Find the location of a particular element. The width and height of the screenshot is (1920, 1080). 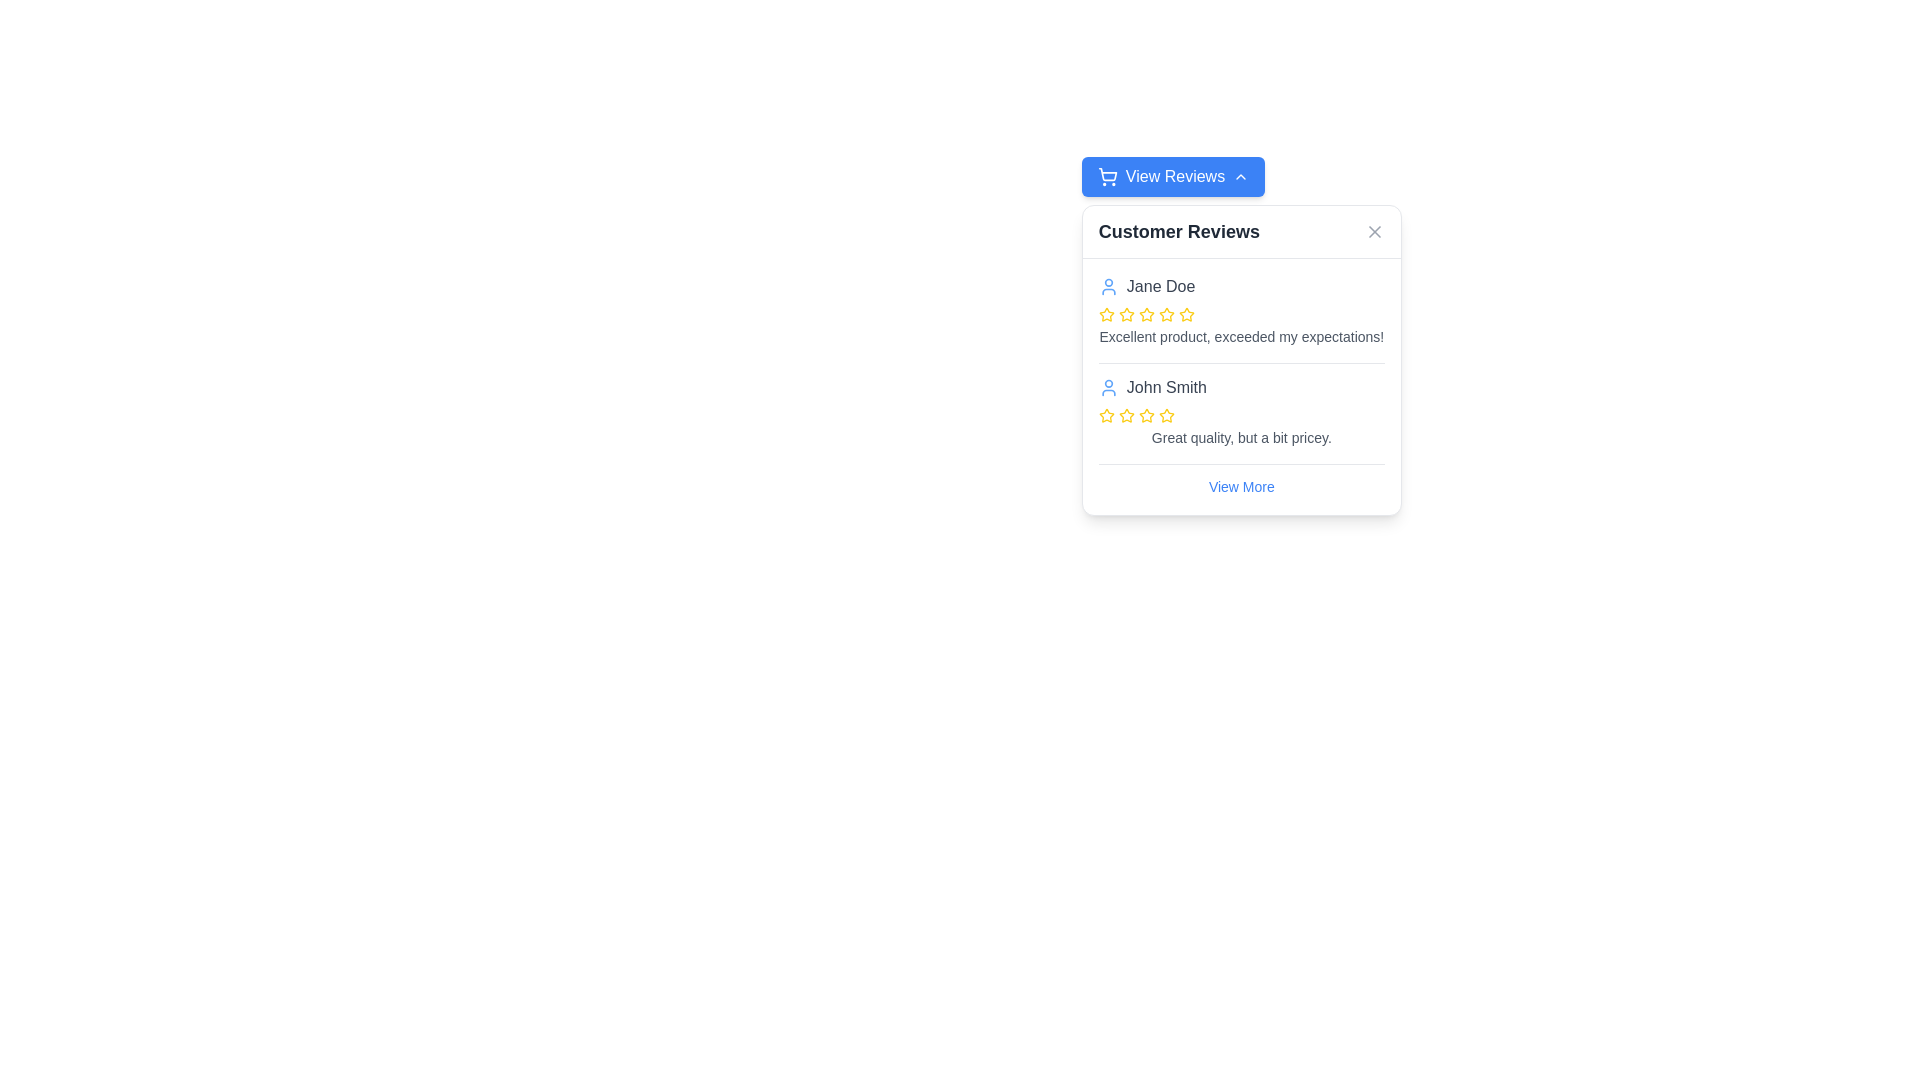

the static text label that reads 'Great quality, but a bit pricey.', which is positioned below the star rating and user name 'John Smith' in the reviews section is located at coordinates (1240, 437).